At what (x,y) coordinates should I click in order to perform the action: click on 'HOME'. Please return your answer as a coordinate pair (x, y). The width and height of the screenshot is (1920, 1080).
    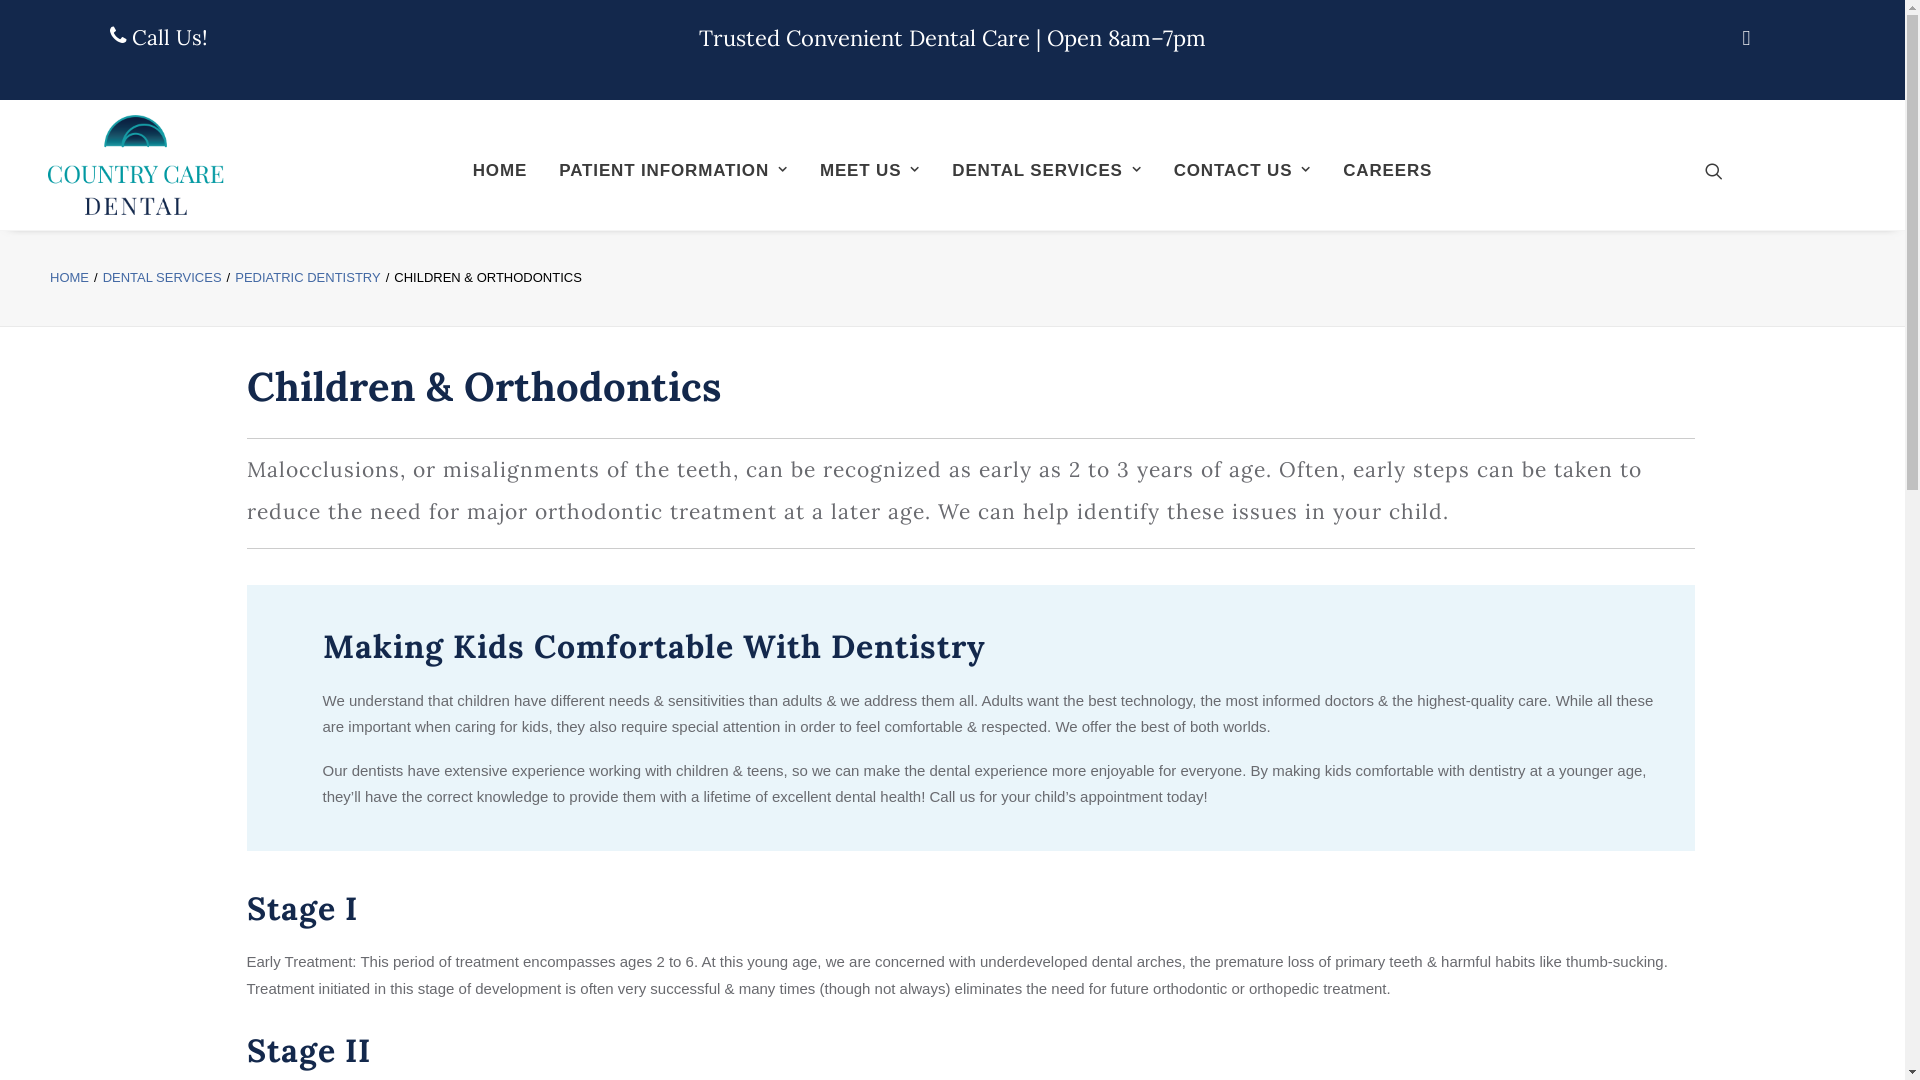
    Looking at the image, I should click on (458, 168).